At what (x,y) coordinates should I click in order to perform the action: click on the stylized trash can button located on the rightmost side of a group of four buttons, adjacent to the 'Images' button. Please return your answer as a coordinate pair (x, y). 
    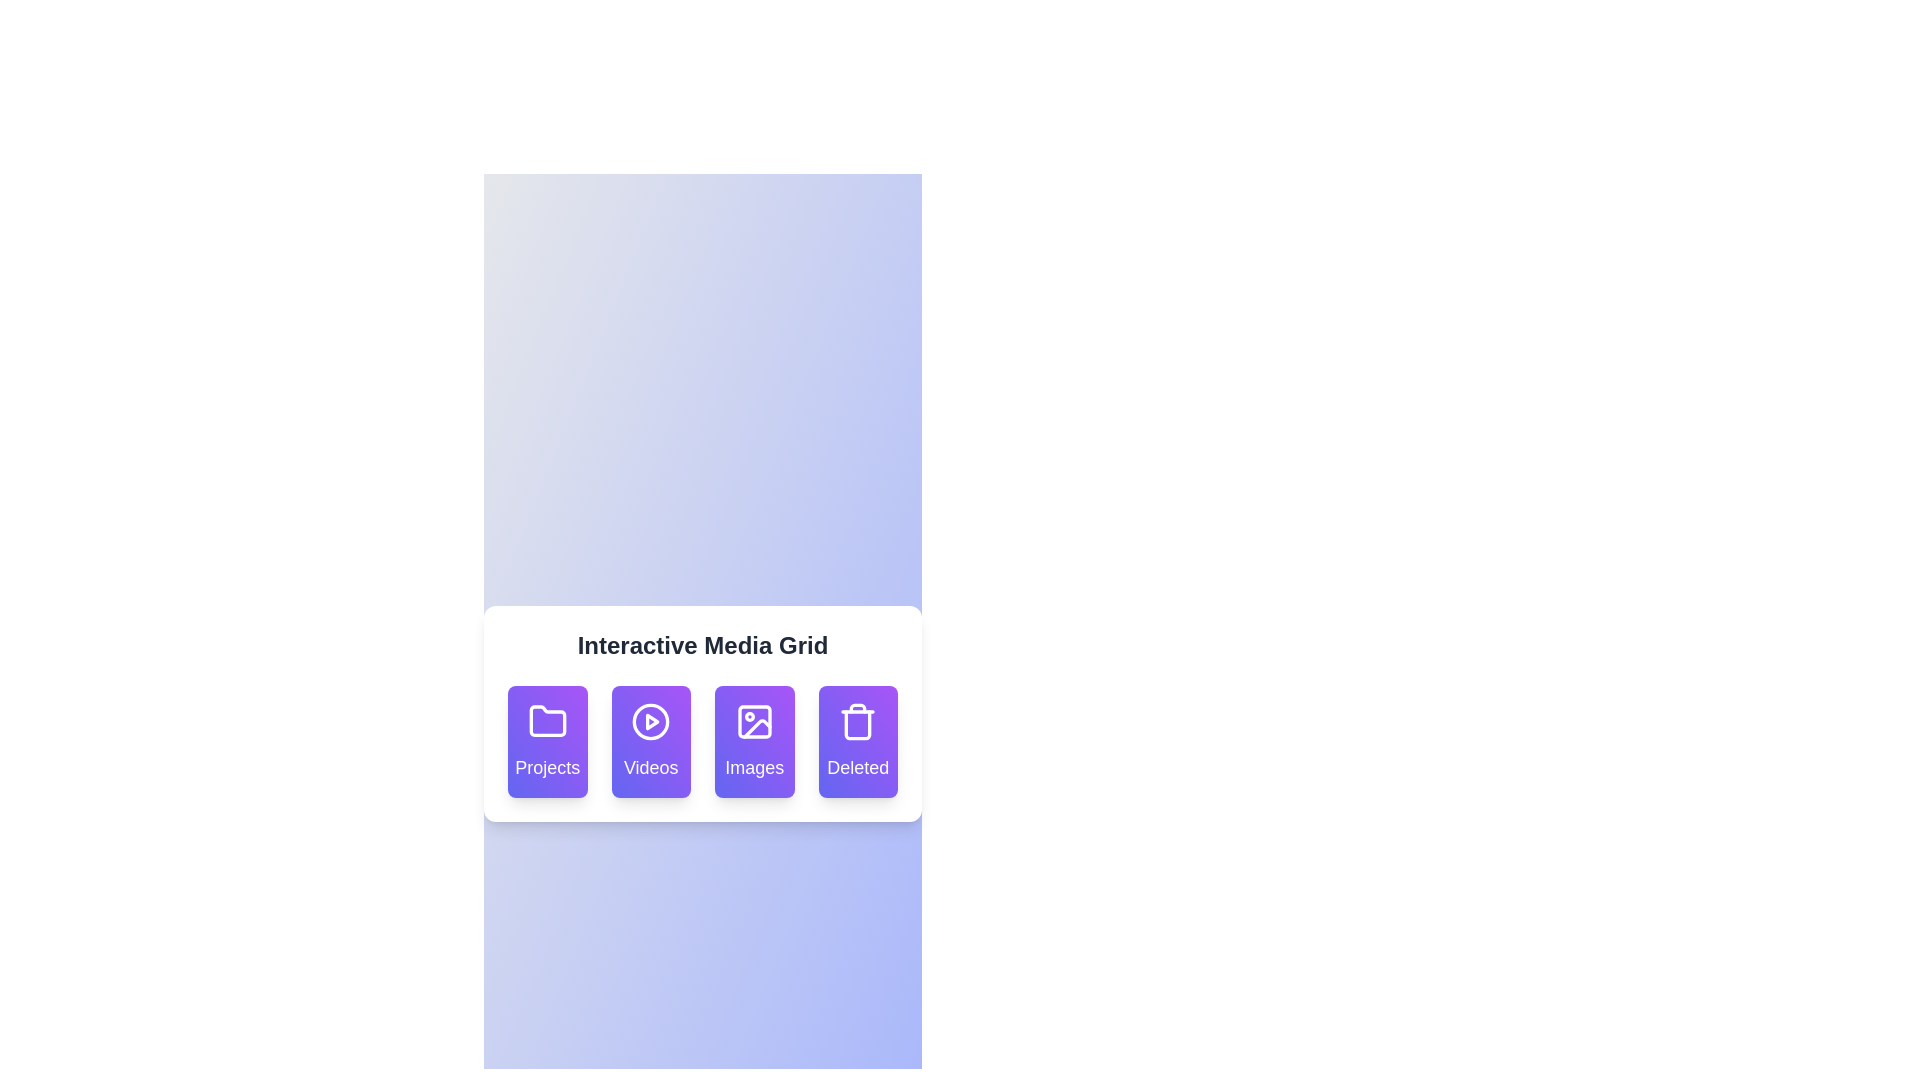
    Looking at the image, I should click on (858, 721).